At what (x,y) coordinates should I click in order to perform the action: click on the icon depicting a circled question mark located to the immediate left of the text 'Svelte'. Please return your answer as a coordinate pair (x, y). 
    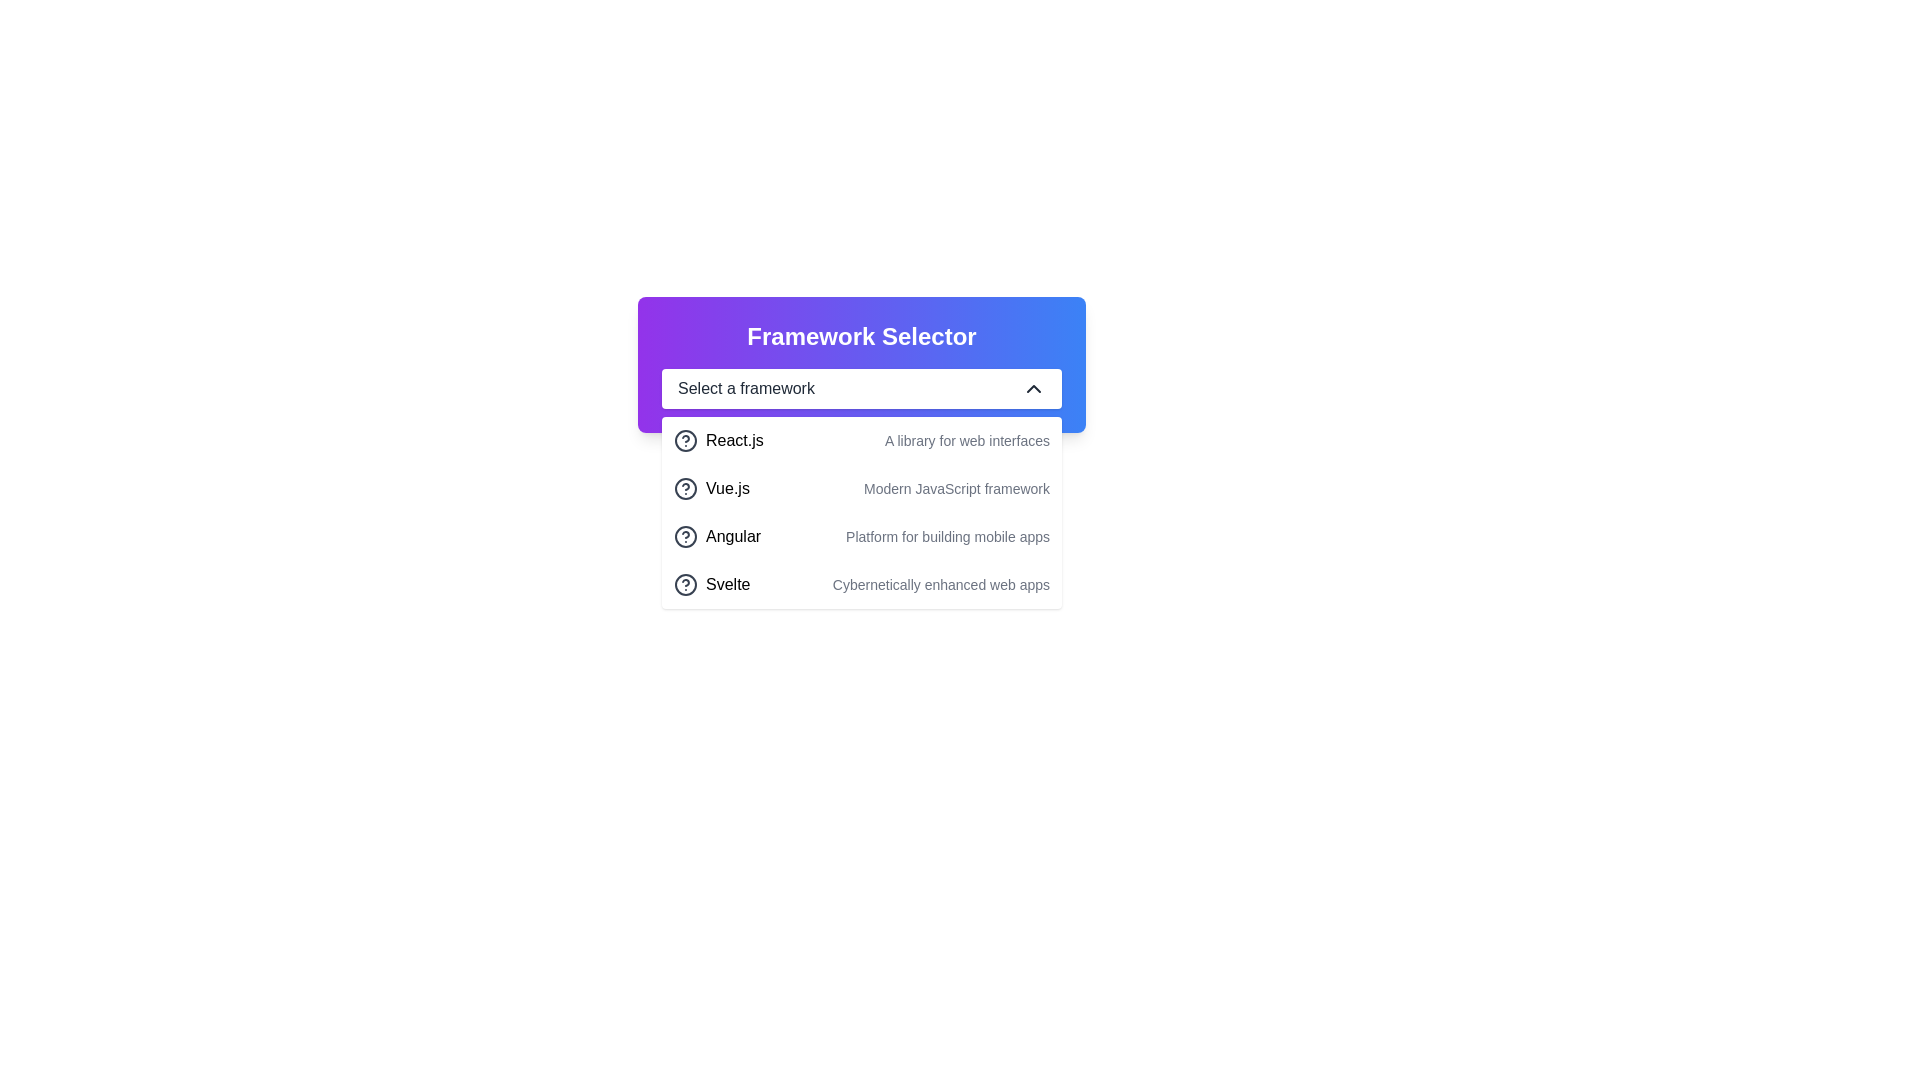
    Looking at the image, I should click on (686, 585).